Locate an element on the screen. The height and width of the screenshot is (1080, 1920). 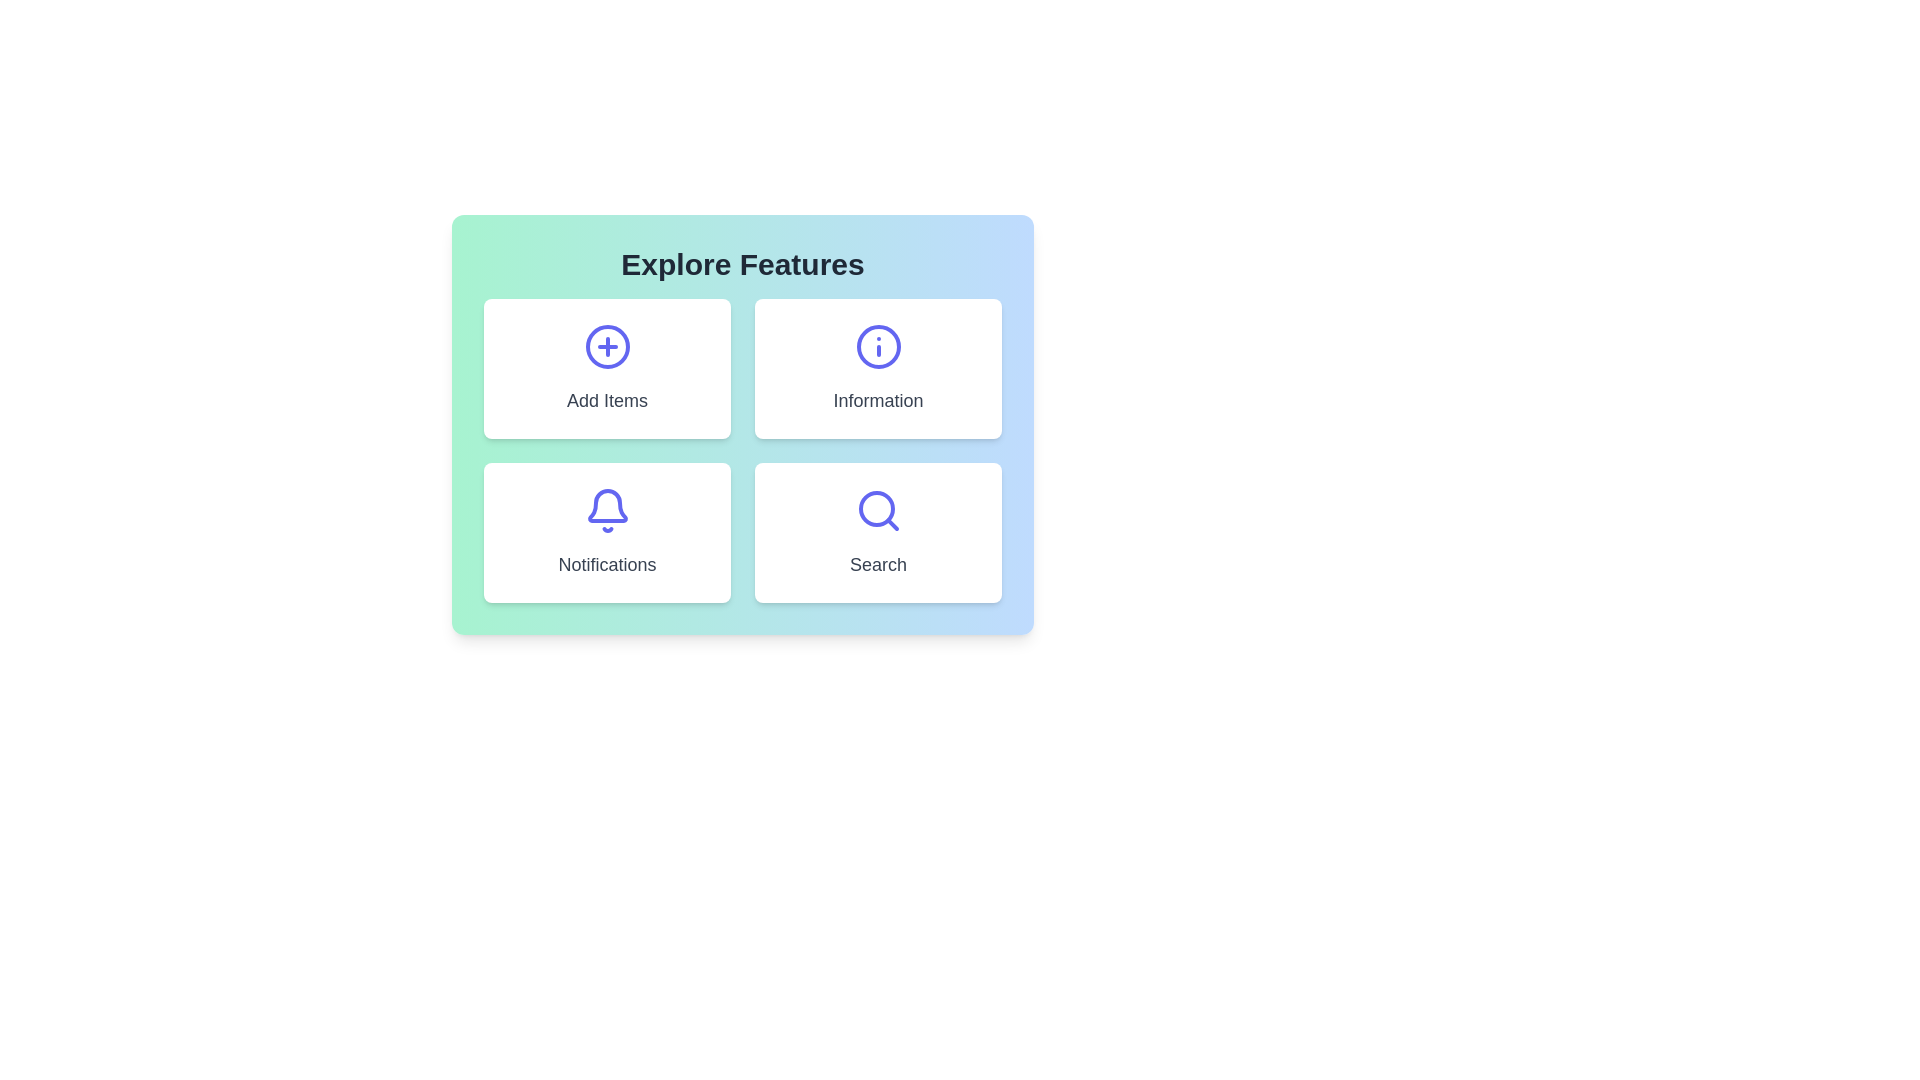
the lower curved section of the bell icon that symbolizes notifications within the 'Notifications' layout in the second row, first column of the grid under 'Explore Features' is located at coordinates (606, 504).